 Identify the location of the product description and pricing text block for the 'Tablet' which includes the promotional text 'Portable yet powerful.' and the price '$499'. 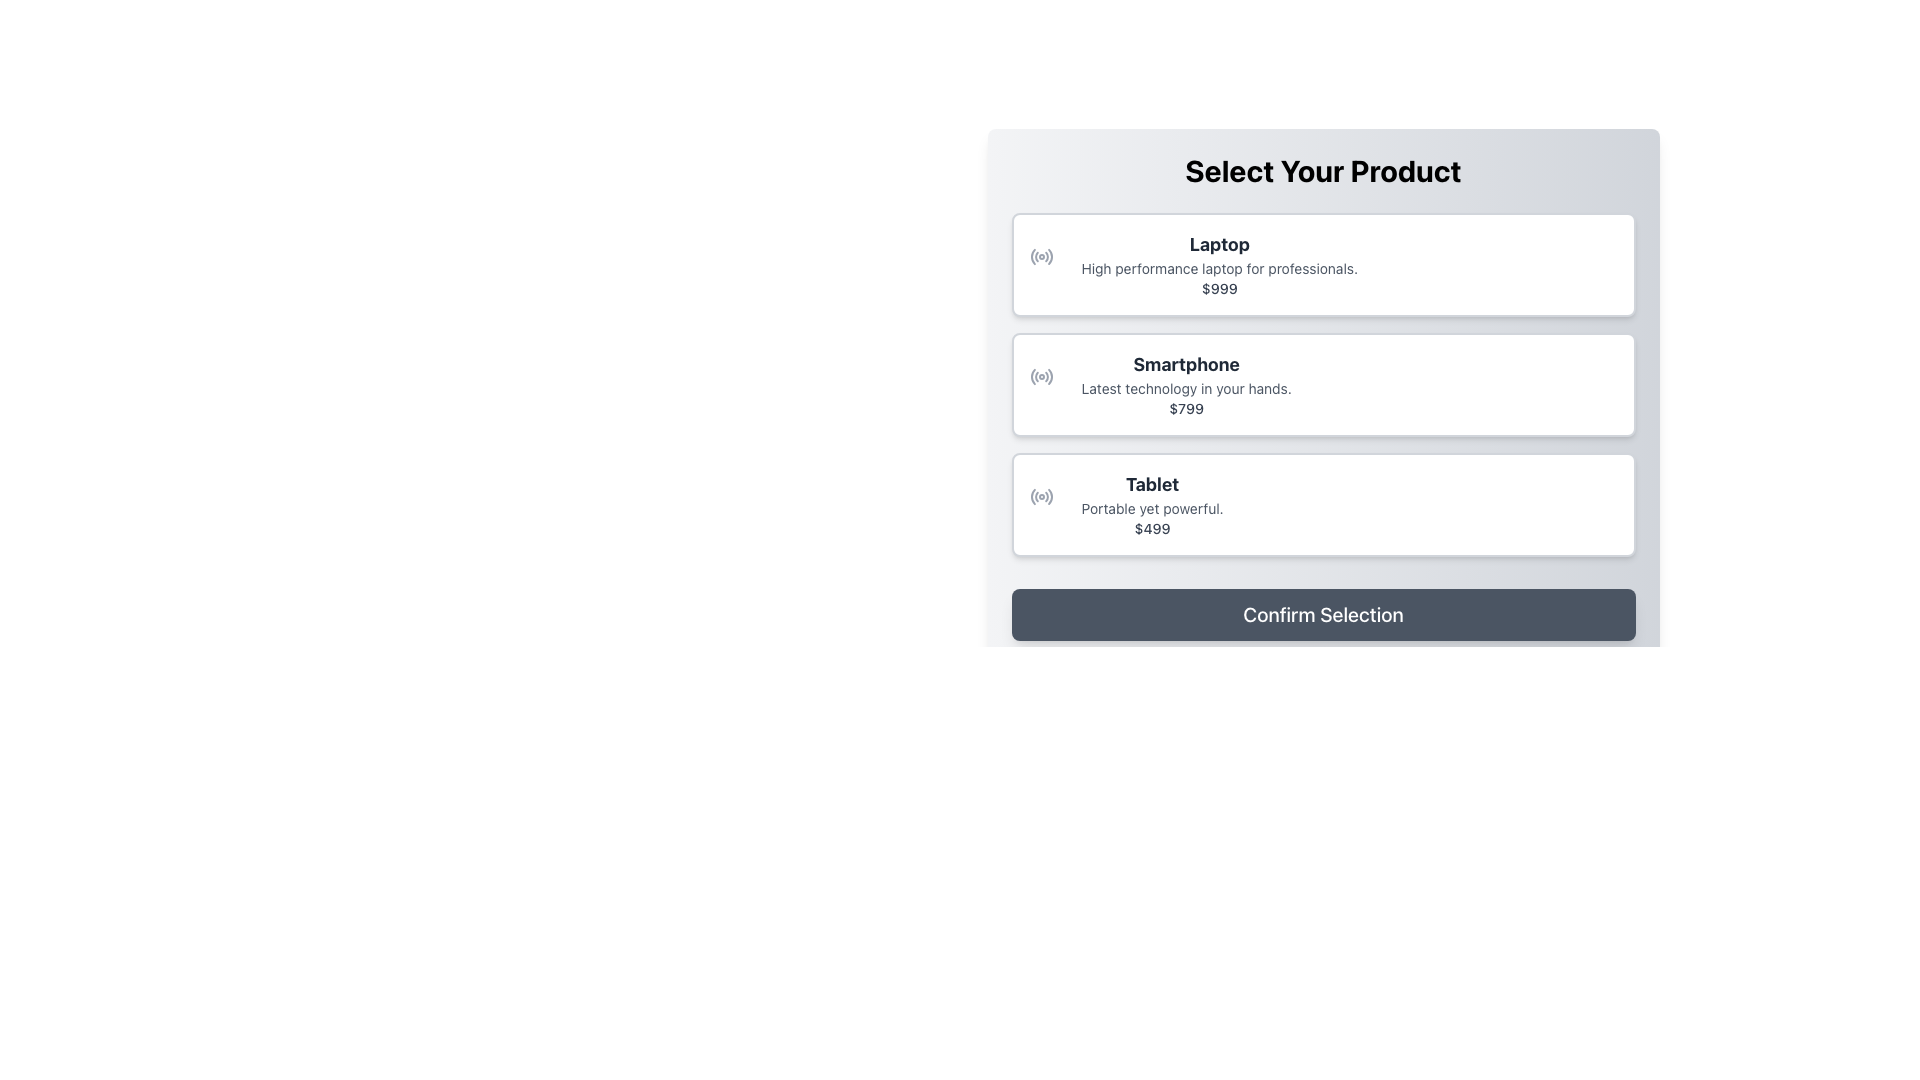
(1152, 504).